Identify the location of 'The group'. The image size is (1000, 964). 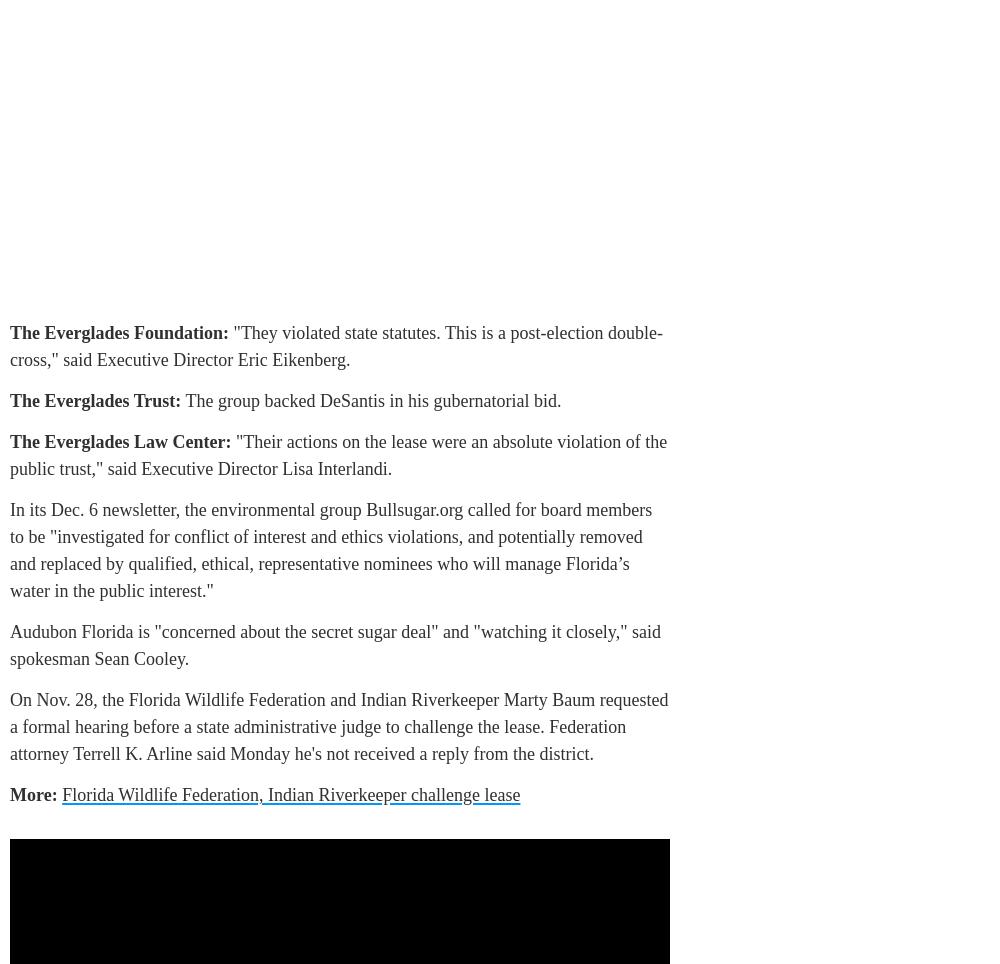
(219, 401).